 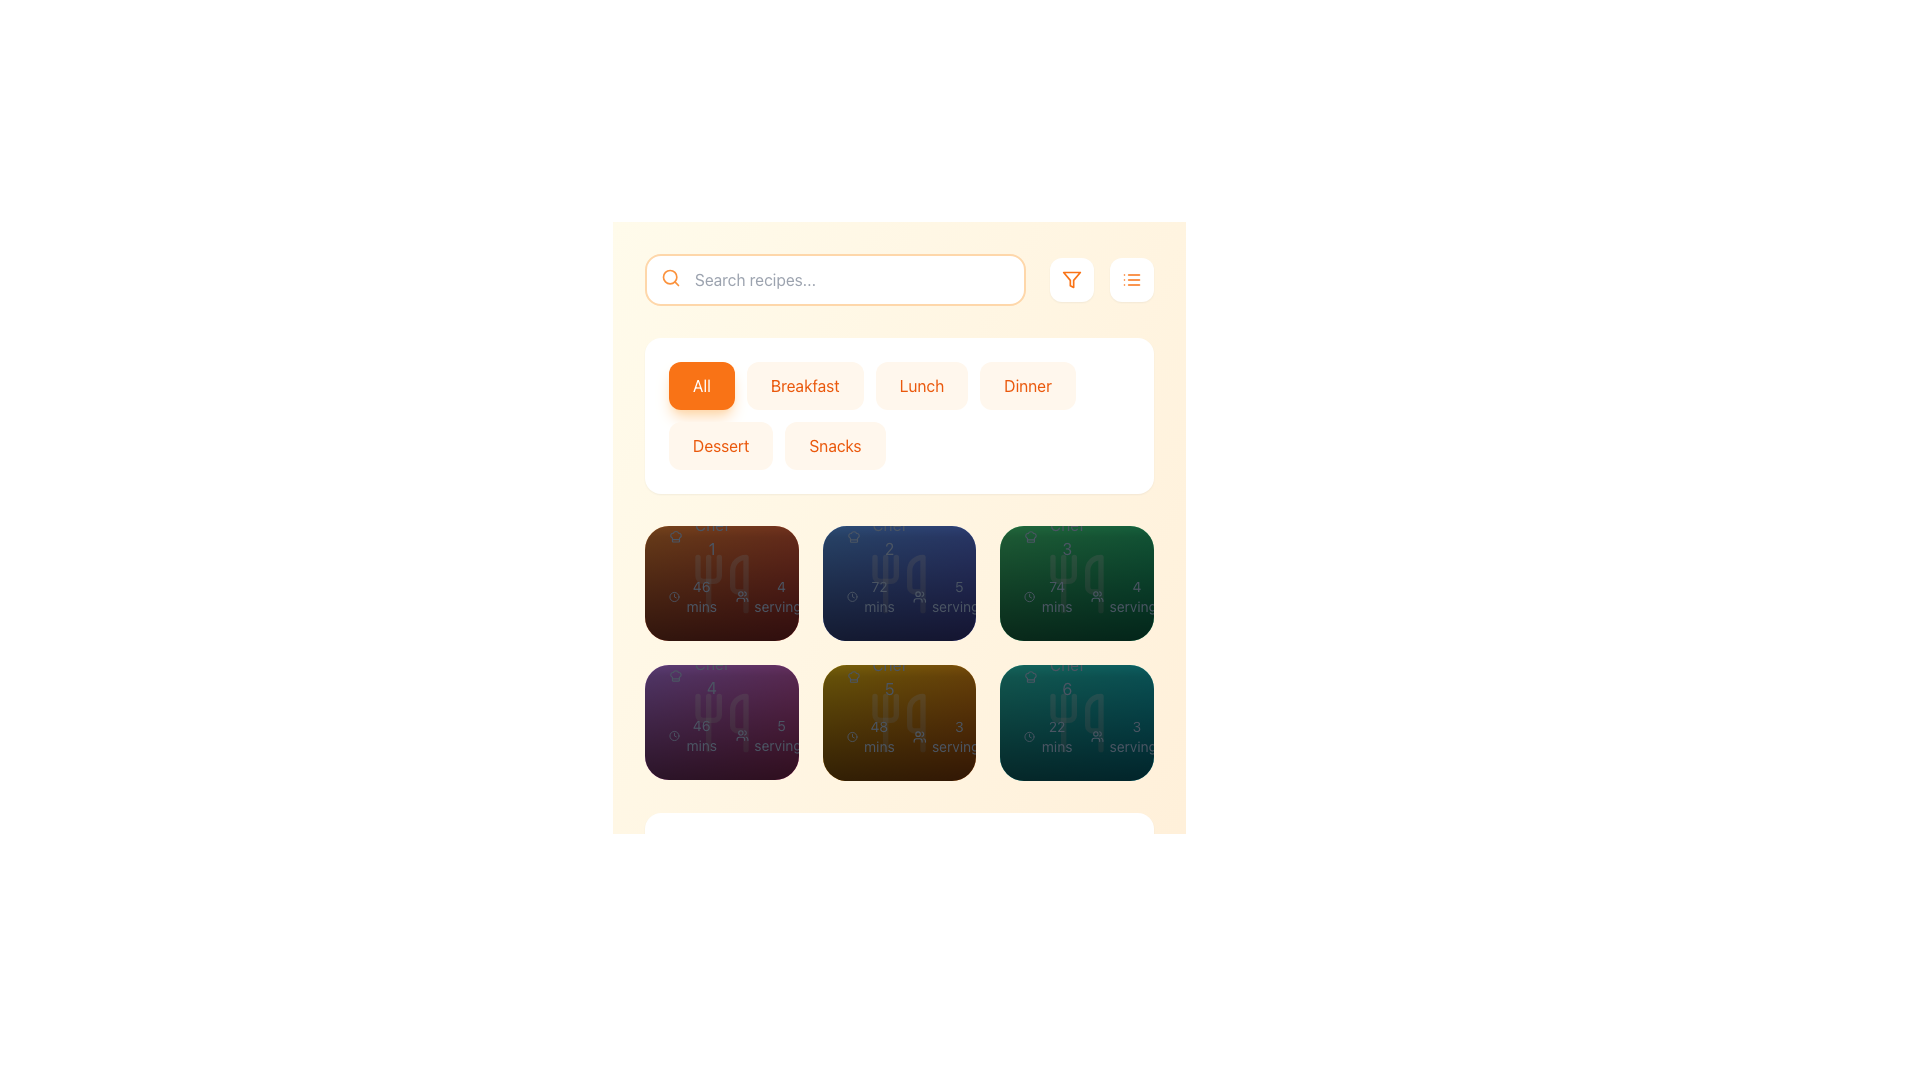 What do you see at coordinates (898, 583) in the screenshot?
I see `the second button from the left in a horizontal group of three buttons located at the bottom of the recipe card interface` at bounding box center [898, 583].